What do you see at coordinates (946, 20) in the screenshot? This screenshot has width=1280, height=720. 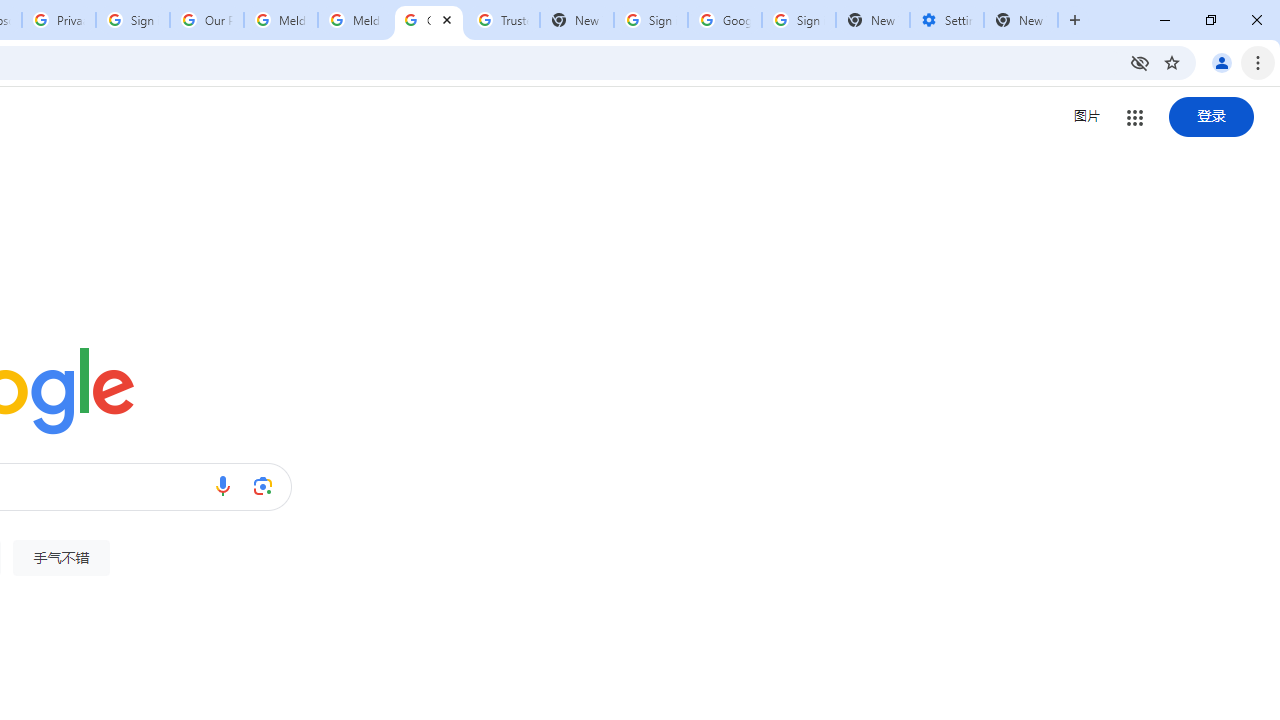 I see `'Settings - Addresses and more'` at bounding box center [946, 20].